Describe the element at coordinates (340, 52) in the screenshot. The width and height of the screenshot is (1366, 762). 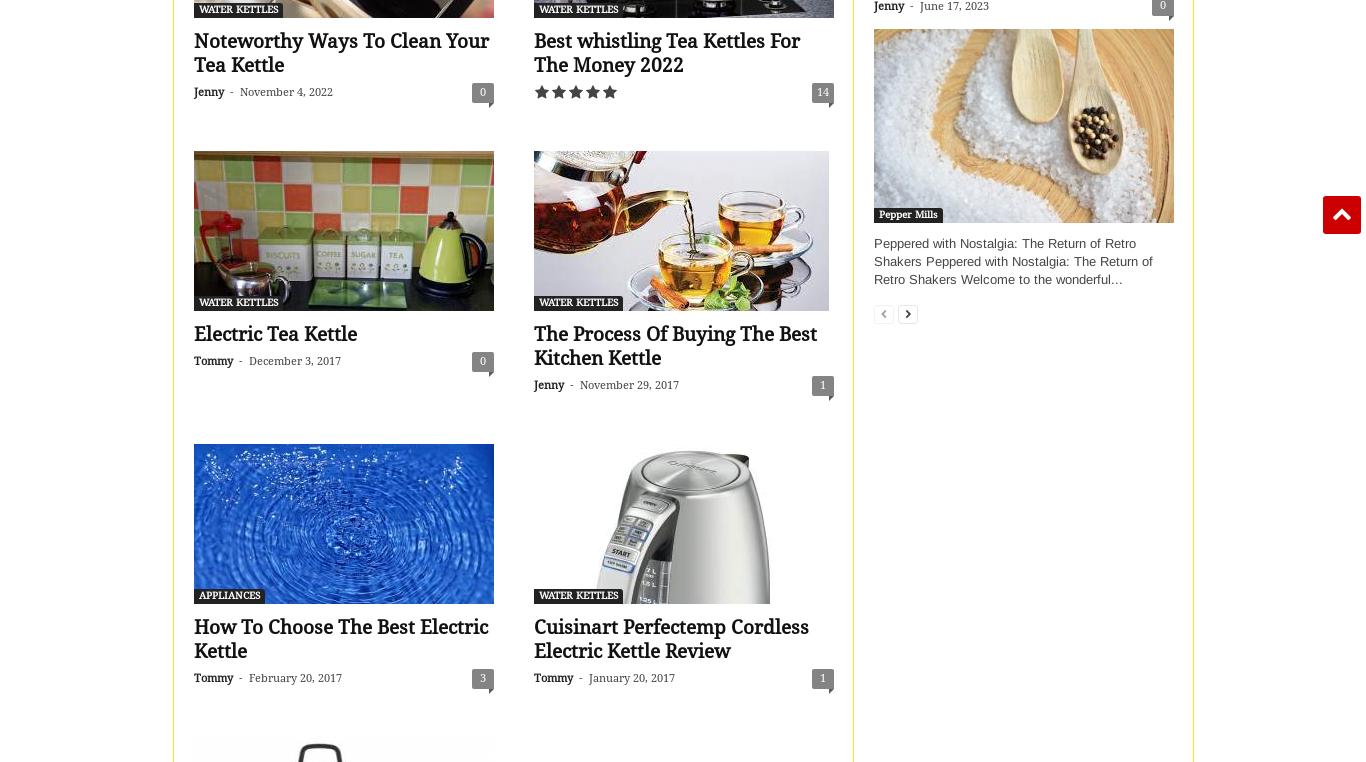
I see `'Noteworthy Ways To Clean Your Tea Kettle'` at that location.